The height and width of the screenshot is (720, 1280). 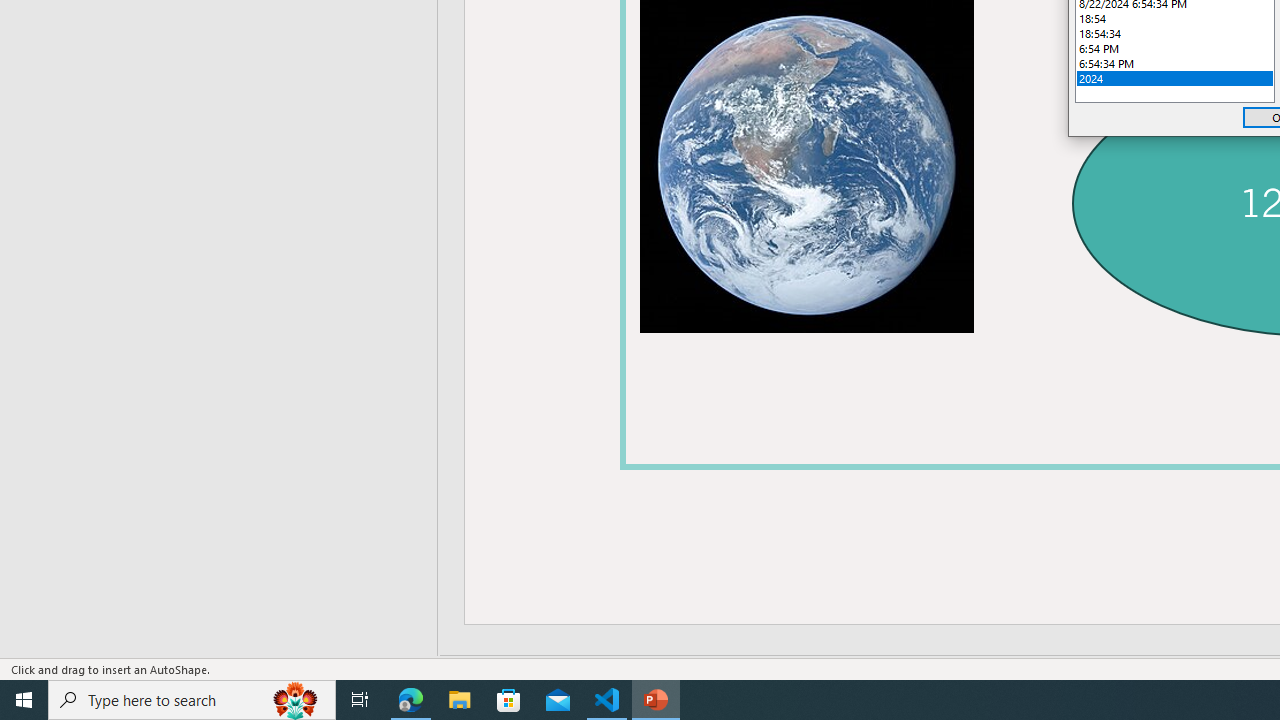 What do you see at coordinates (606, 698) in the screenshot?
I see `'Visual Studio Code - 1 running window'` at bounding box center [606, 698].